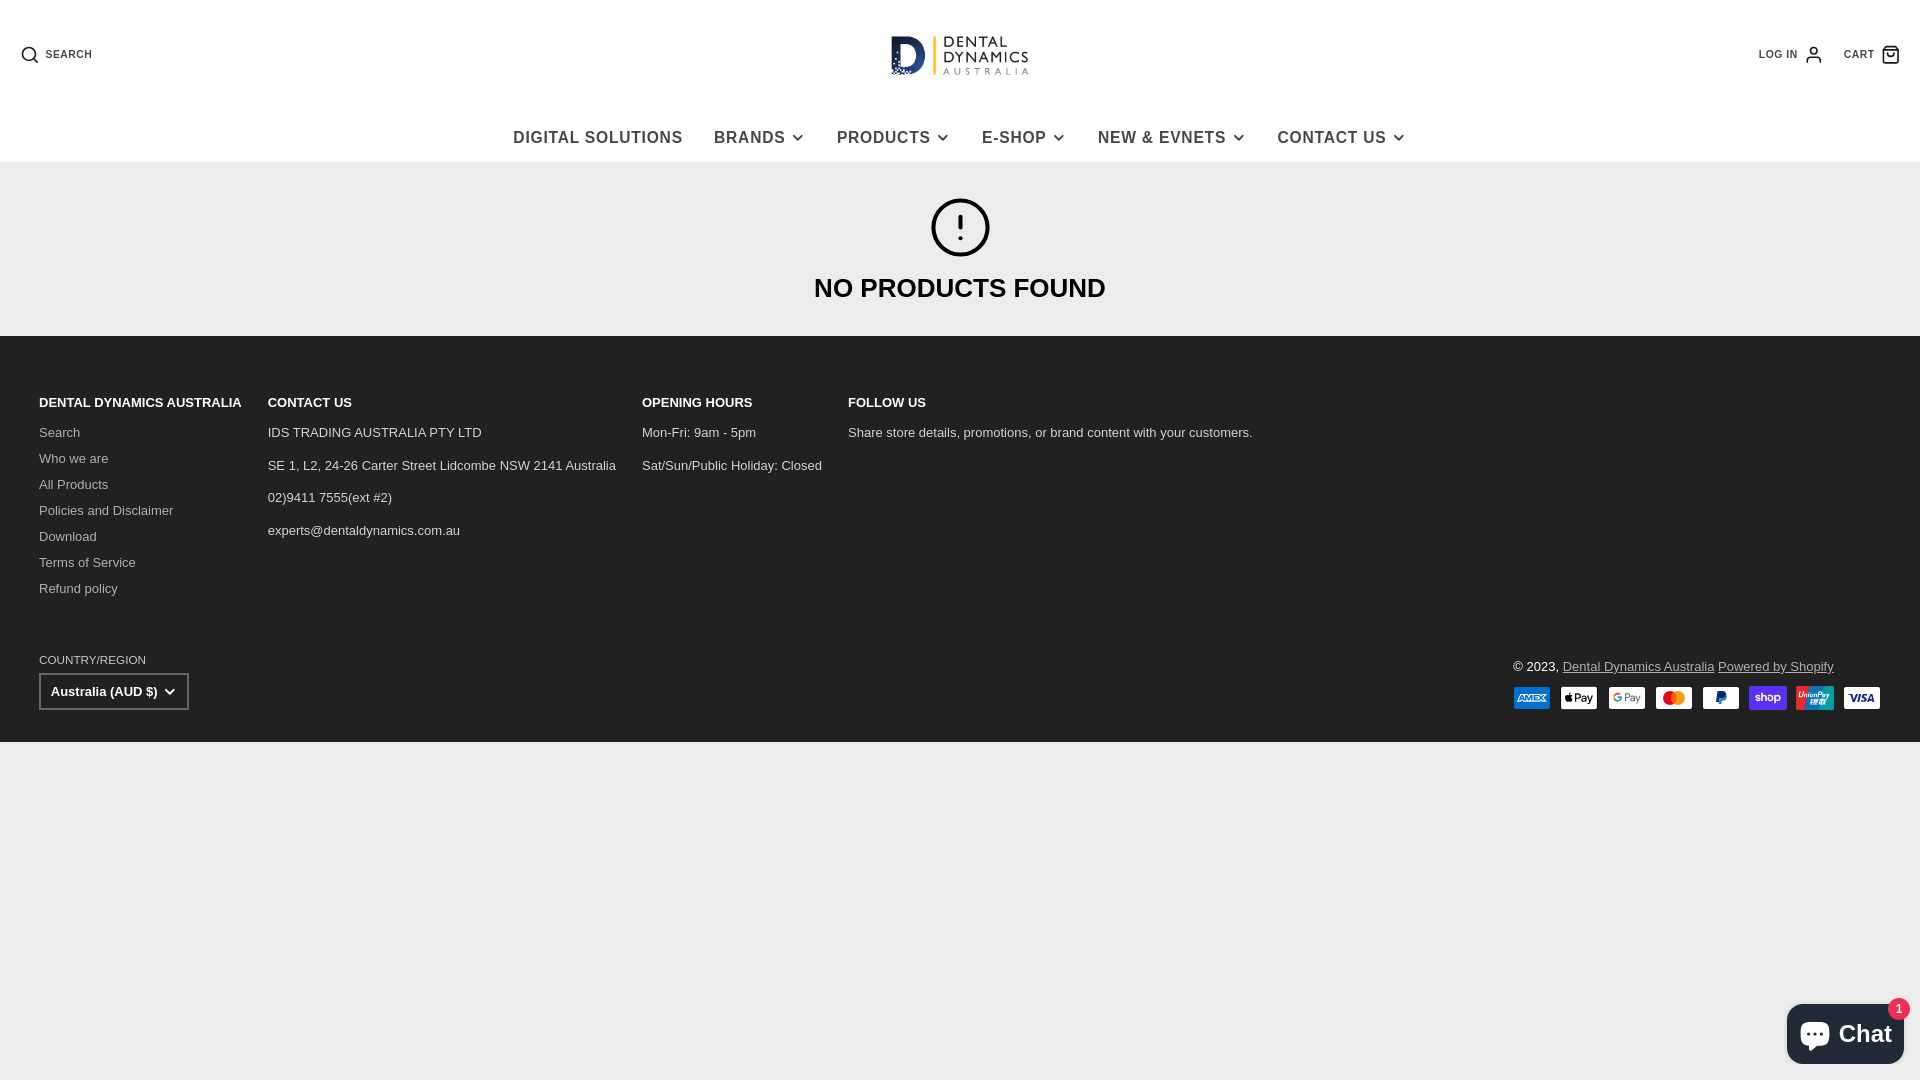  I want to click on 'E-SHOP', so click(1023, 136).